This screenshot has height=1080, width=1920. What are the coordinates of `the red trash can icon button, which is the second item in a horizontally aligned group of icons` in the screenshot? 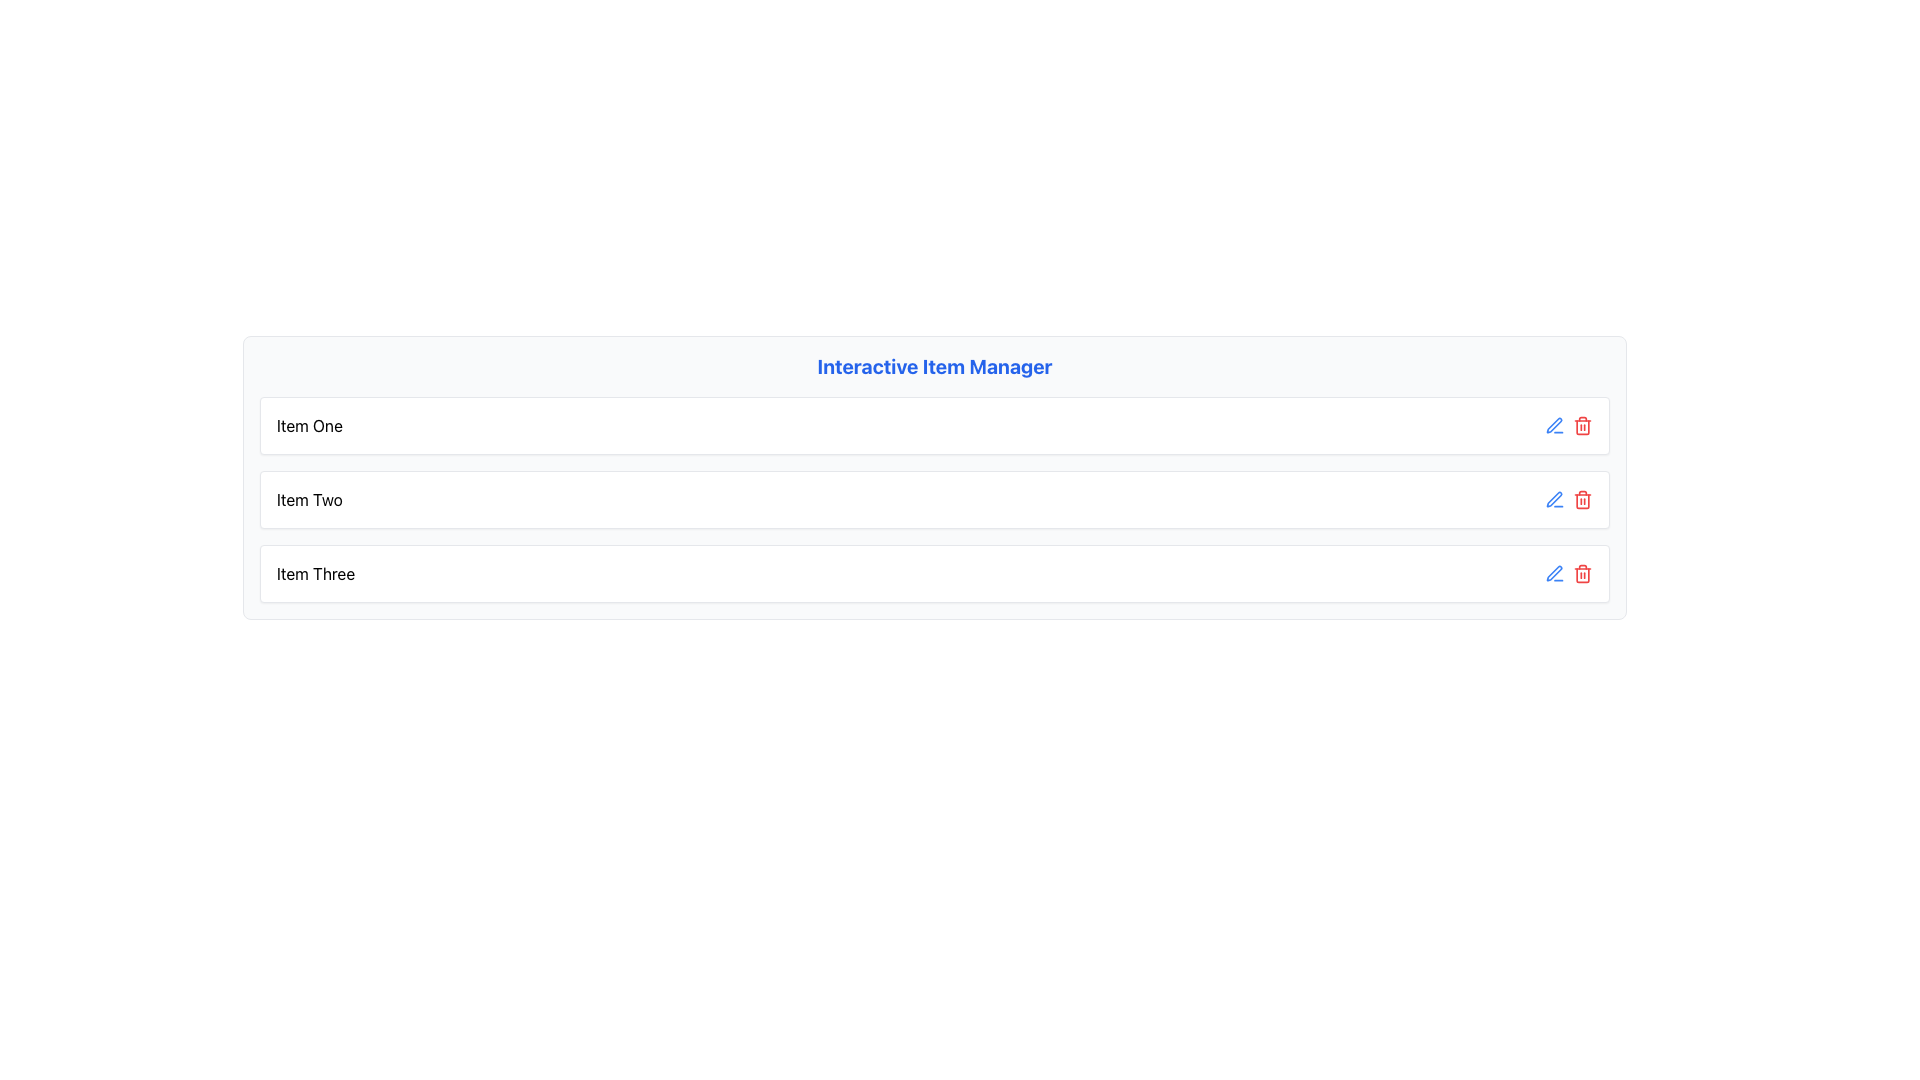 It's located at (1582, 574).